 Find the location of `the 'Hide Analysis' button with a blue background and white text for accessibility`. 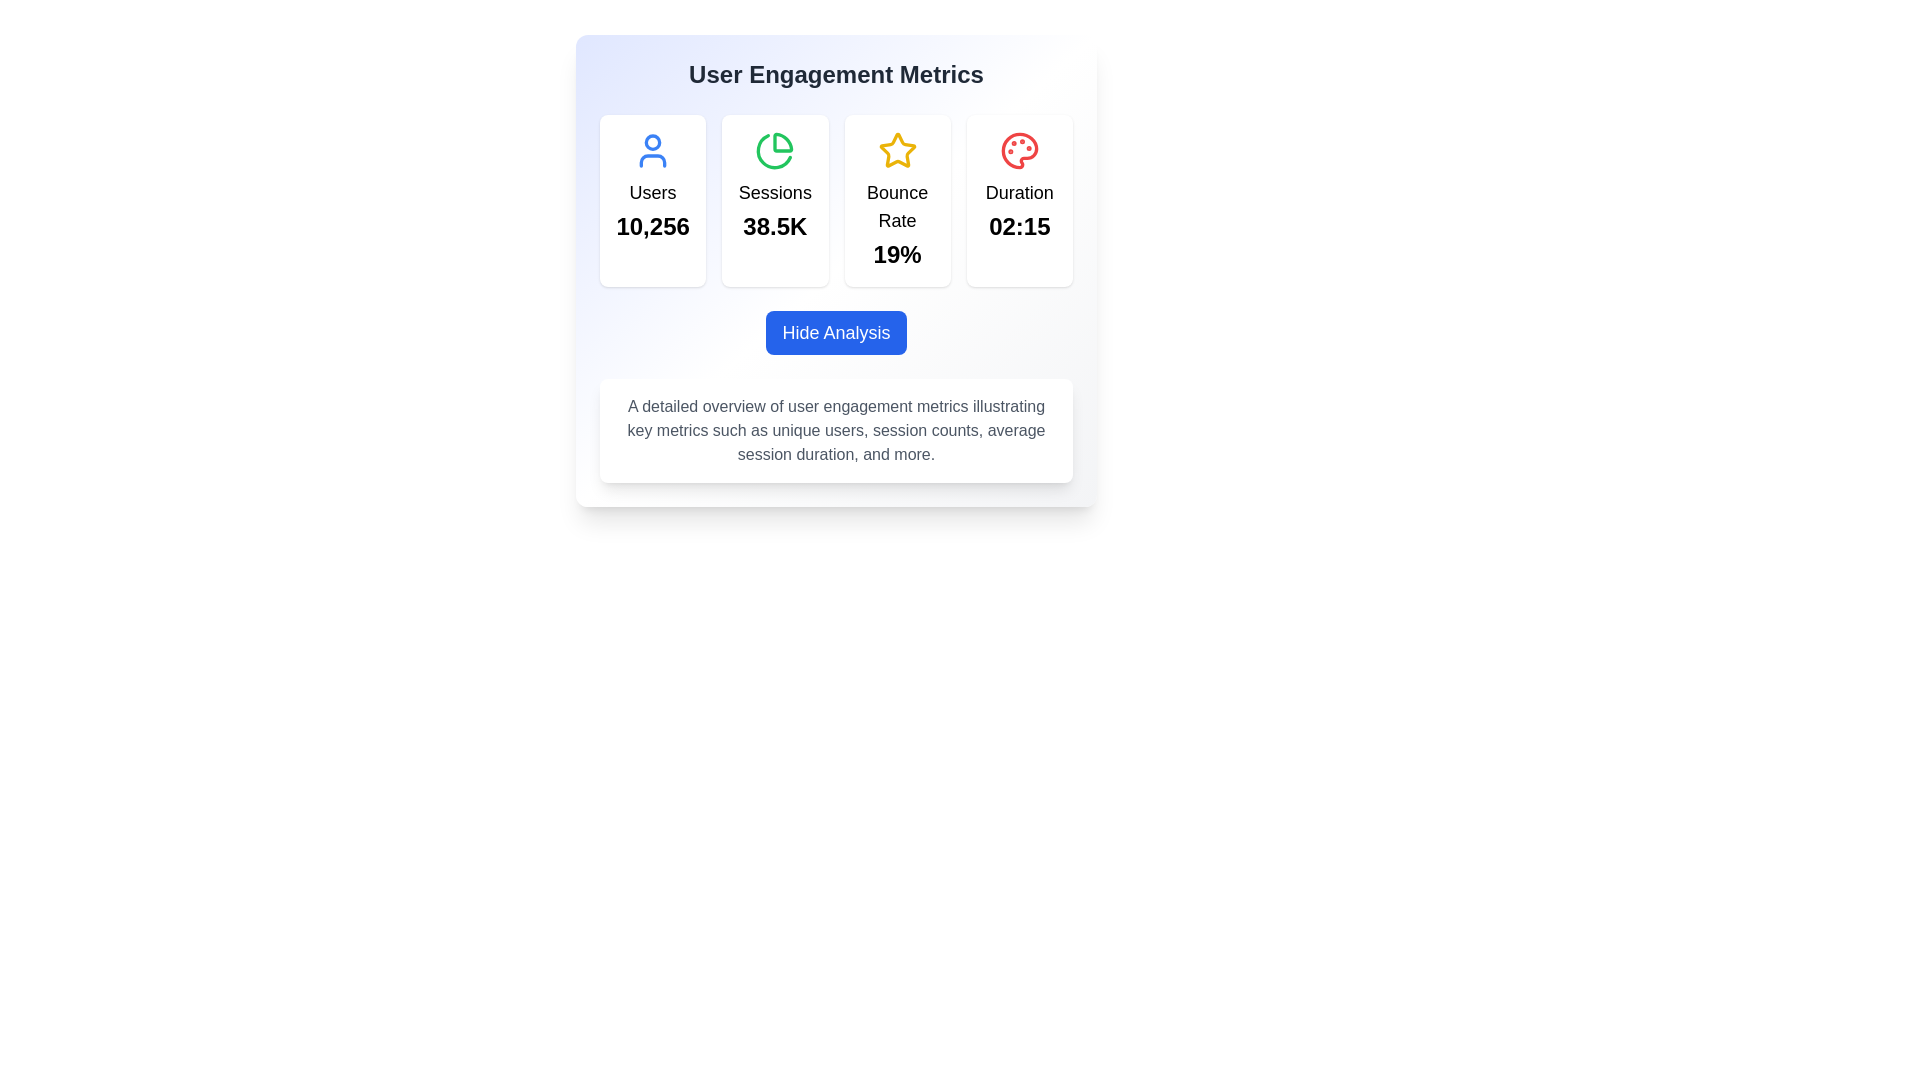

the 'Hide Analysis' button with a blue background and white text for accessibility is located at coordinates (836, 331).